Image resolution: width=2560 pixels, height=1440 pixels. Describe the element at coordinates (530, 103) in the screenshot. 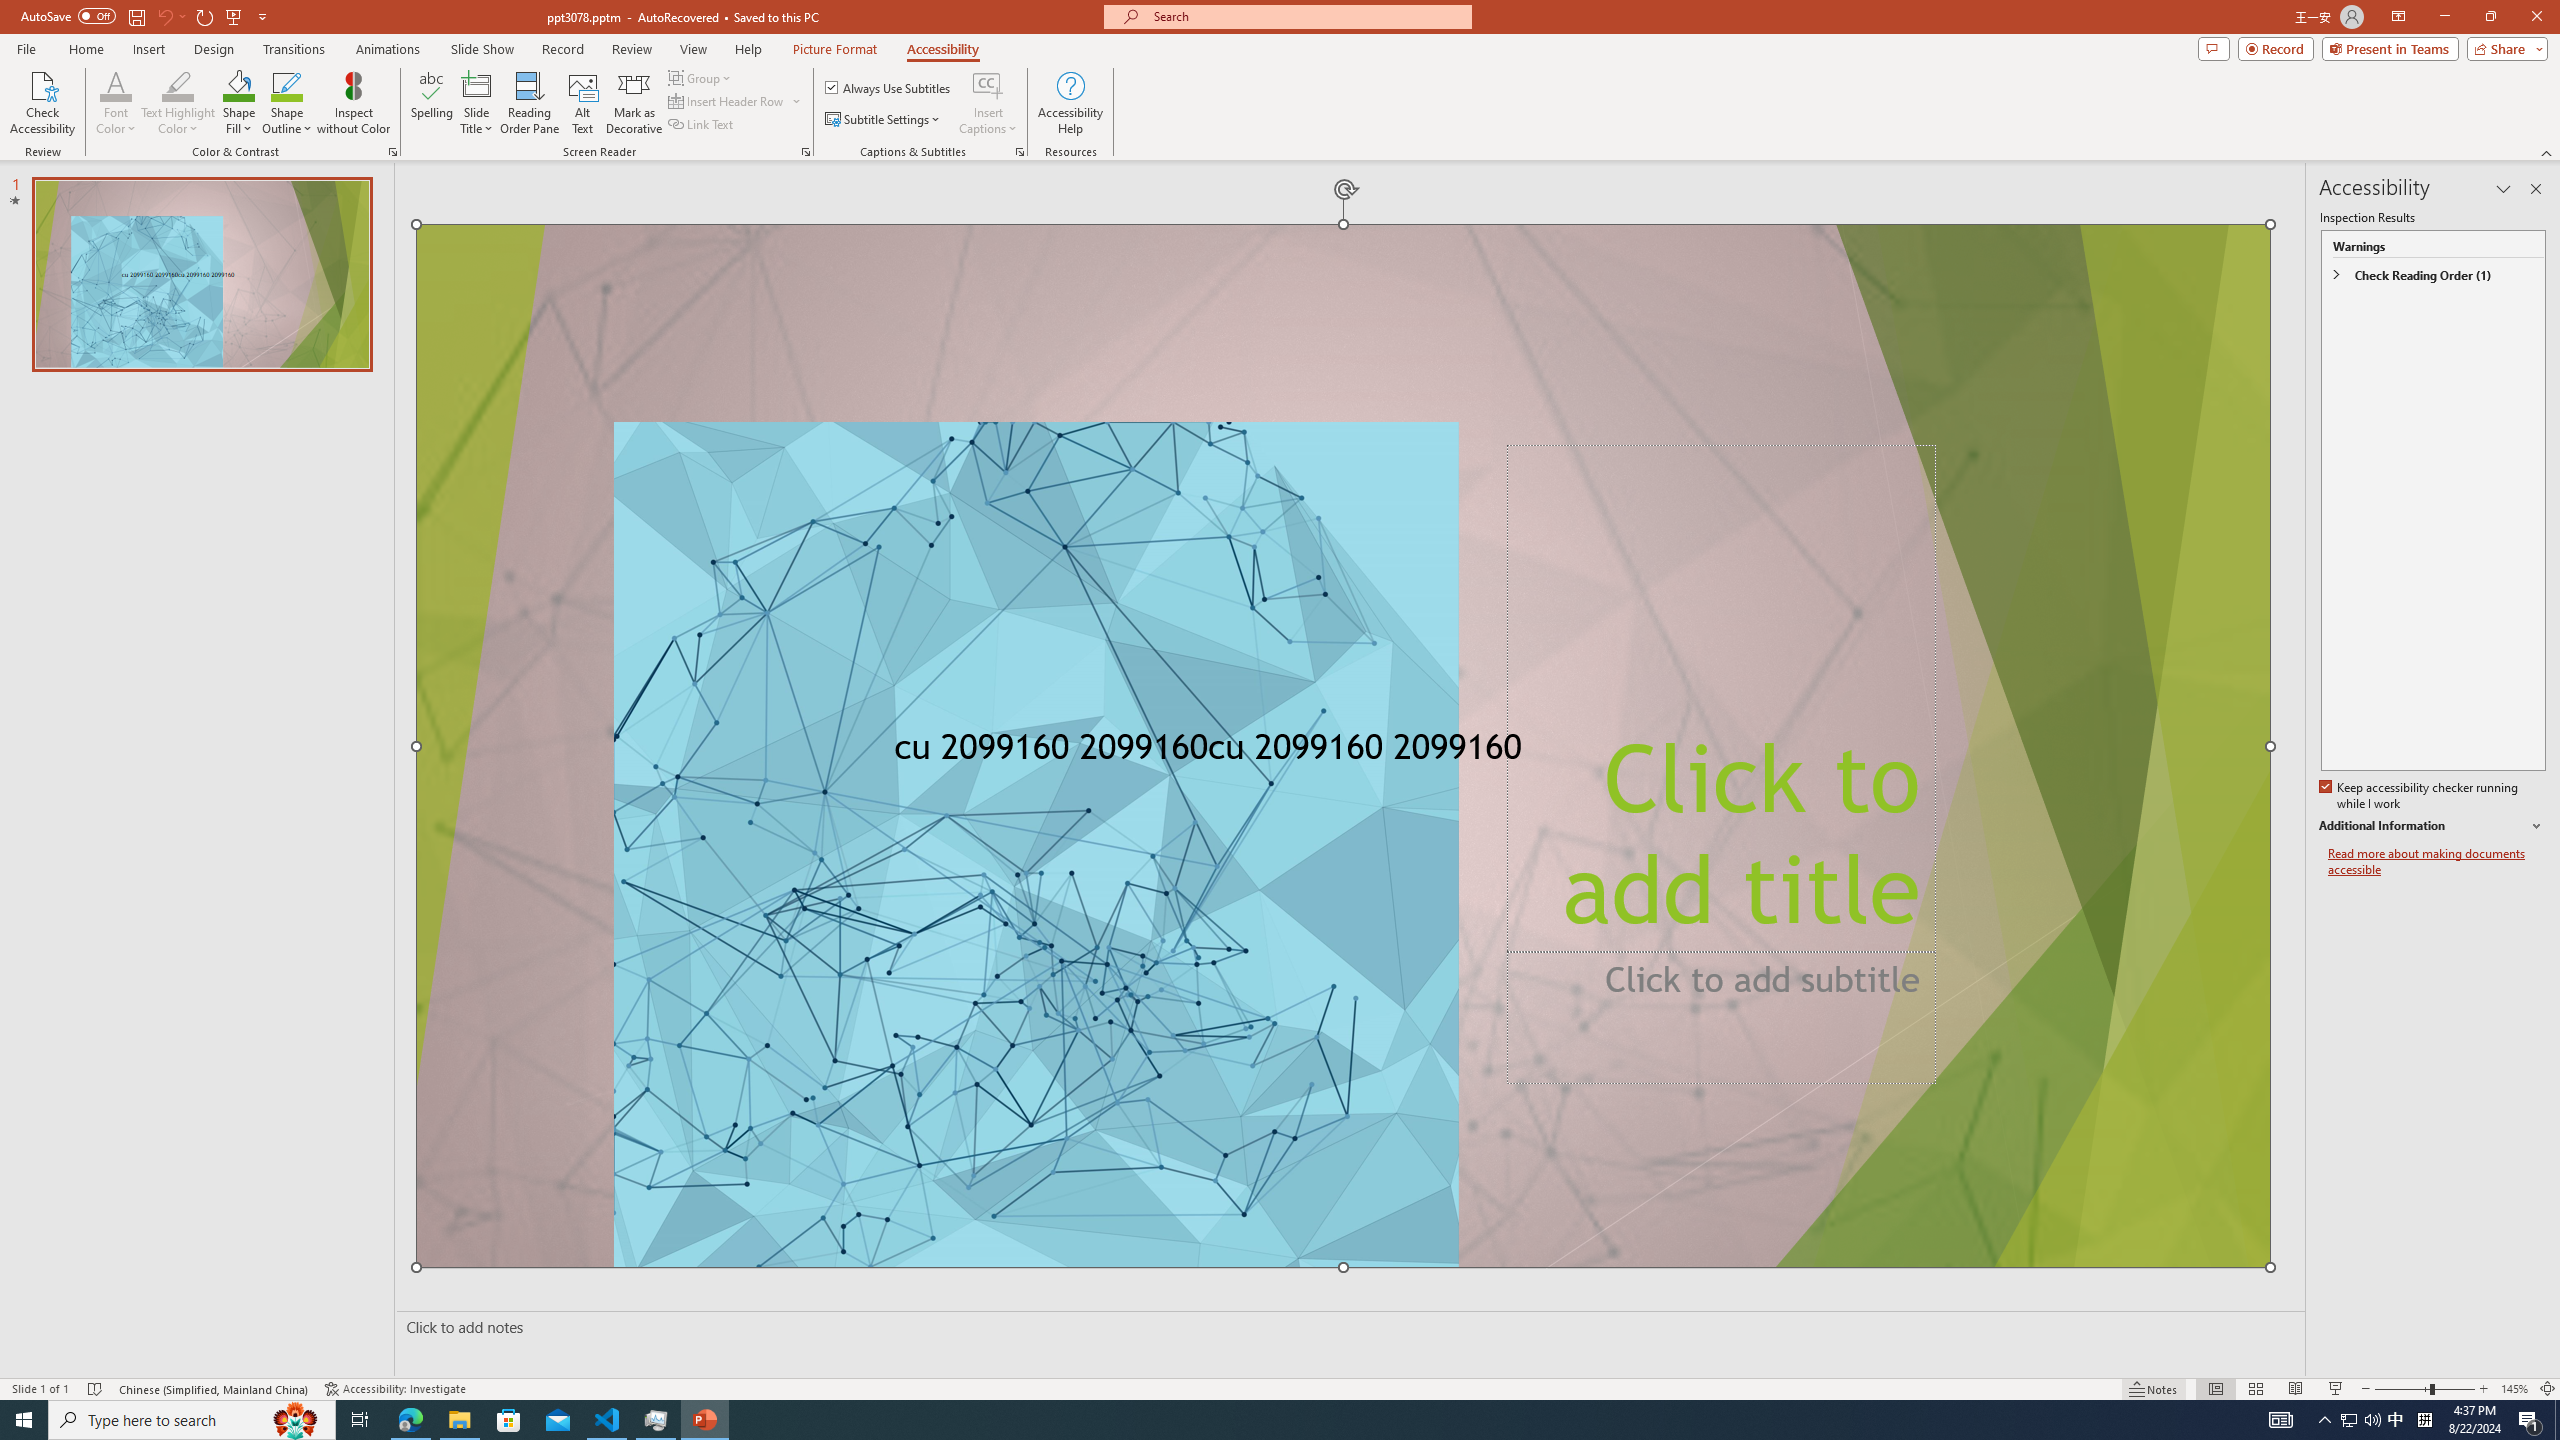

I see `'Reading Order Pane'` at that location.